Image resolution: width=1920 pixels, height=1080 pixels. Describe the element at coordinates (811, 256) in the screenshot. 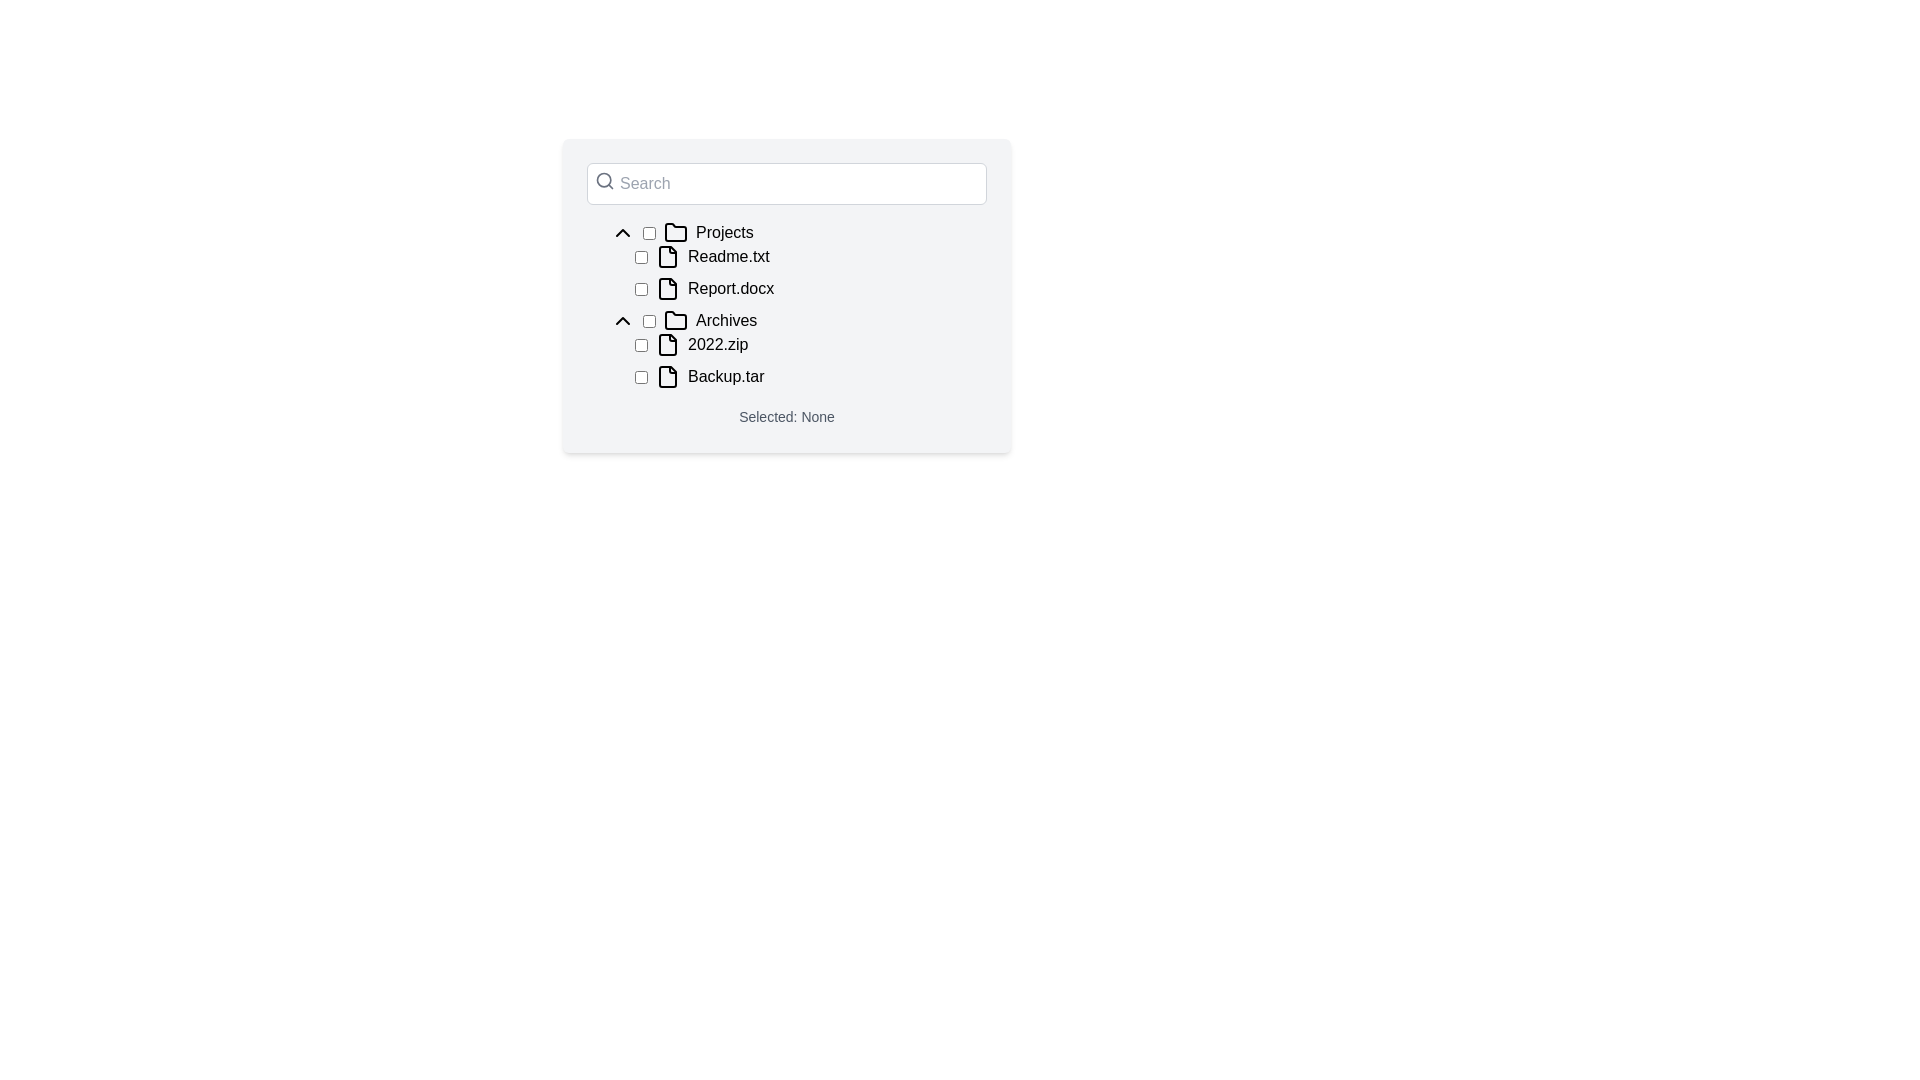

I see `to select the first list item labeled 'Readme.txt' in the 'Projects' directory` at that location.